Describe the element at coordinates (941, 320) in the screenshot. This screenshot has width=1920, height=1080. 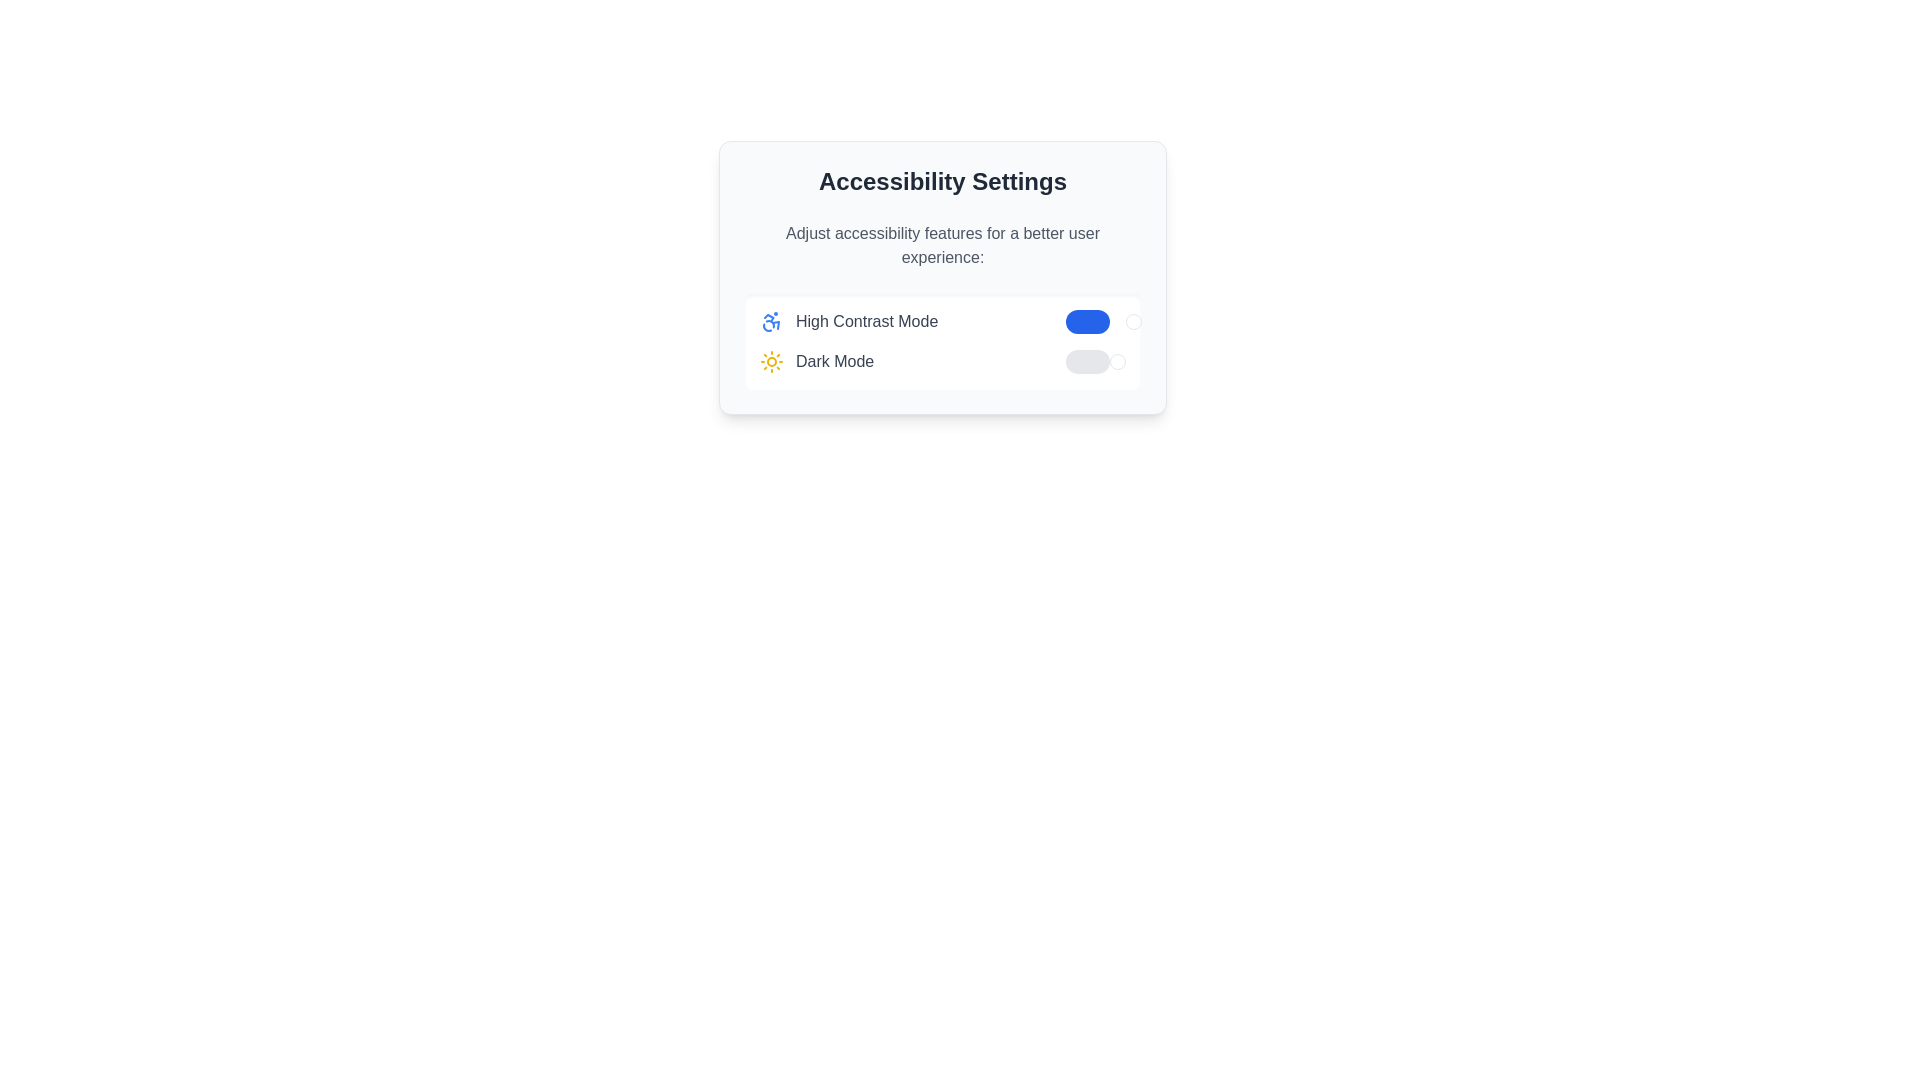
I see `the 'High Contrast Mode' toggle switch` at that location.